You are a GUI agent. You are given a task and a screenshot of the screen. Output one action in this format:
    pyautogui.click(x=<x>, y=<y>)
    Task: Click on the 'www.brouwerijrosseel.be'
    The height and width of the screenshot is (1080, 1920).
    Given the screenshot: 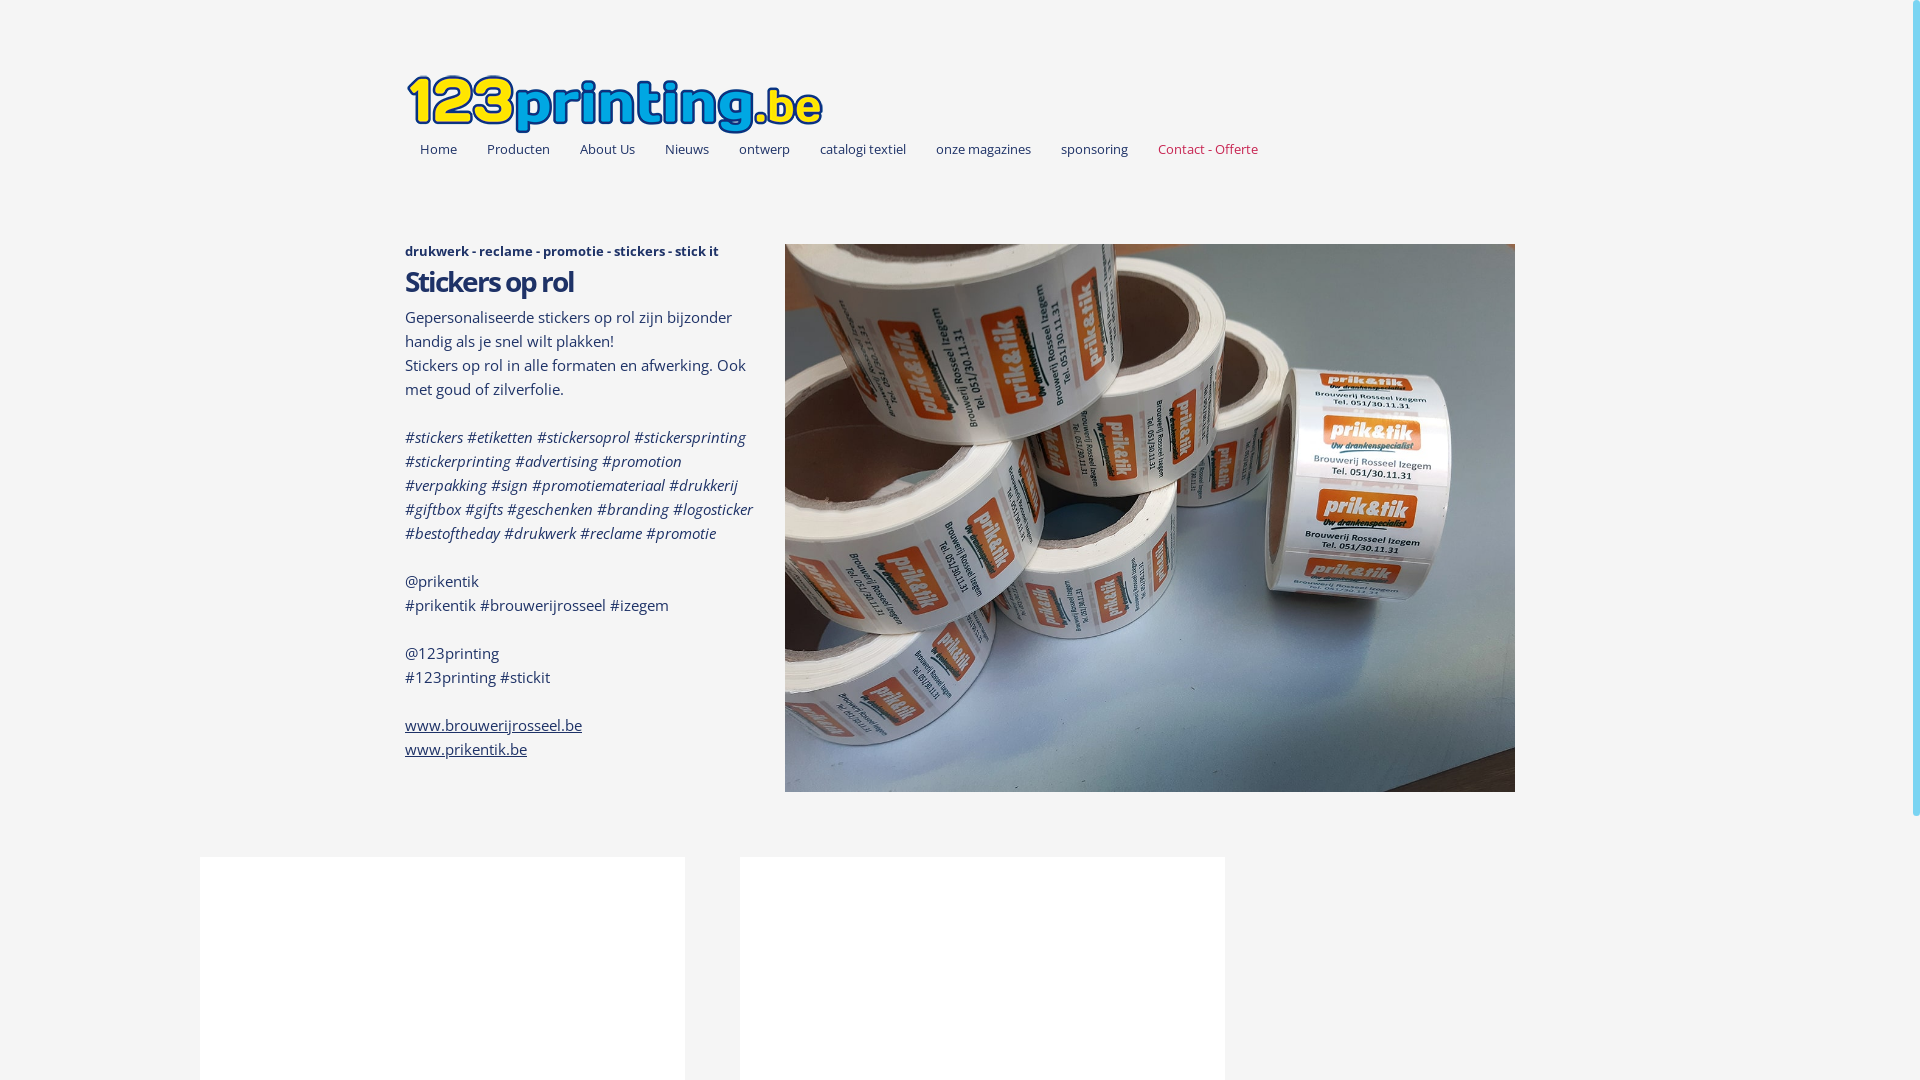 What is the action you would take?
    pyautogui.click(x=493, y=725)
    